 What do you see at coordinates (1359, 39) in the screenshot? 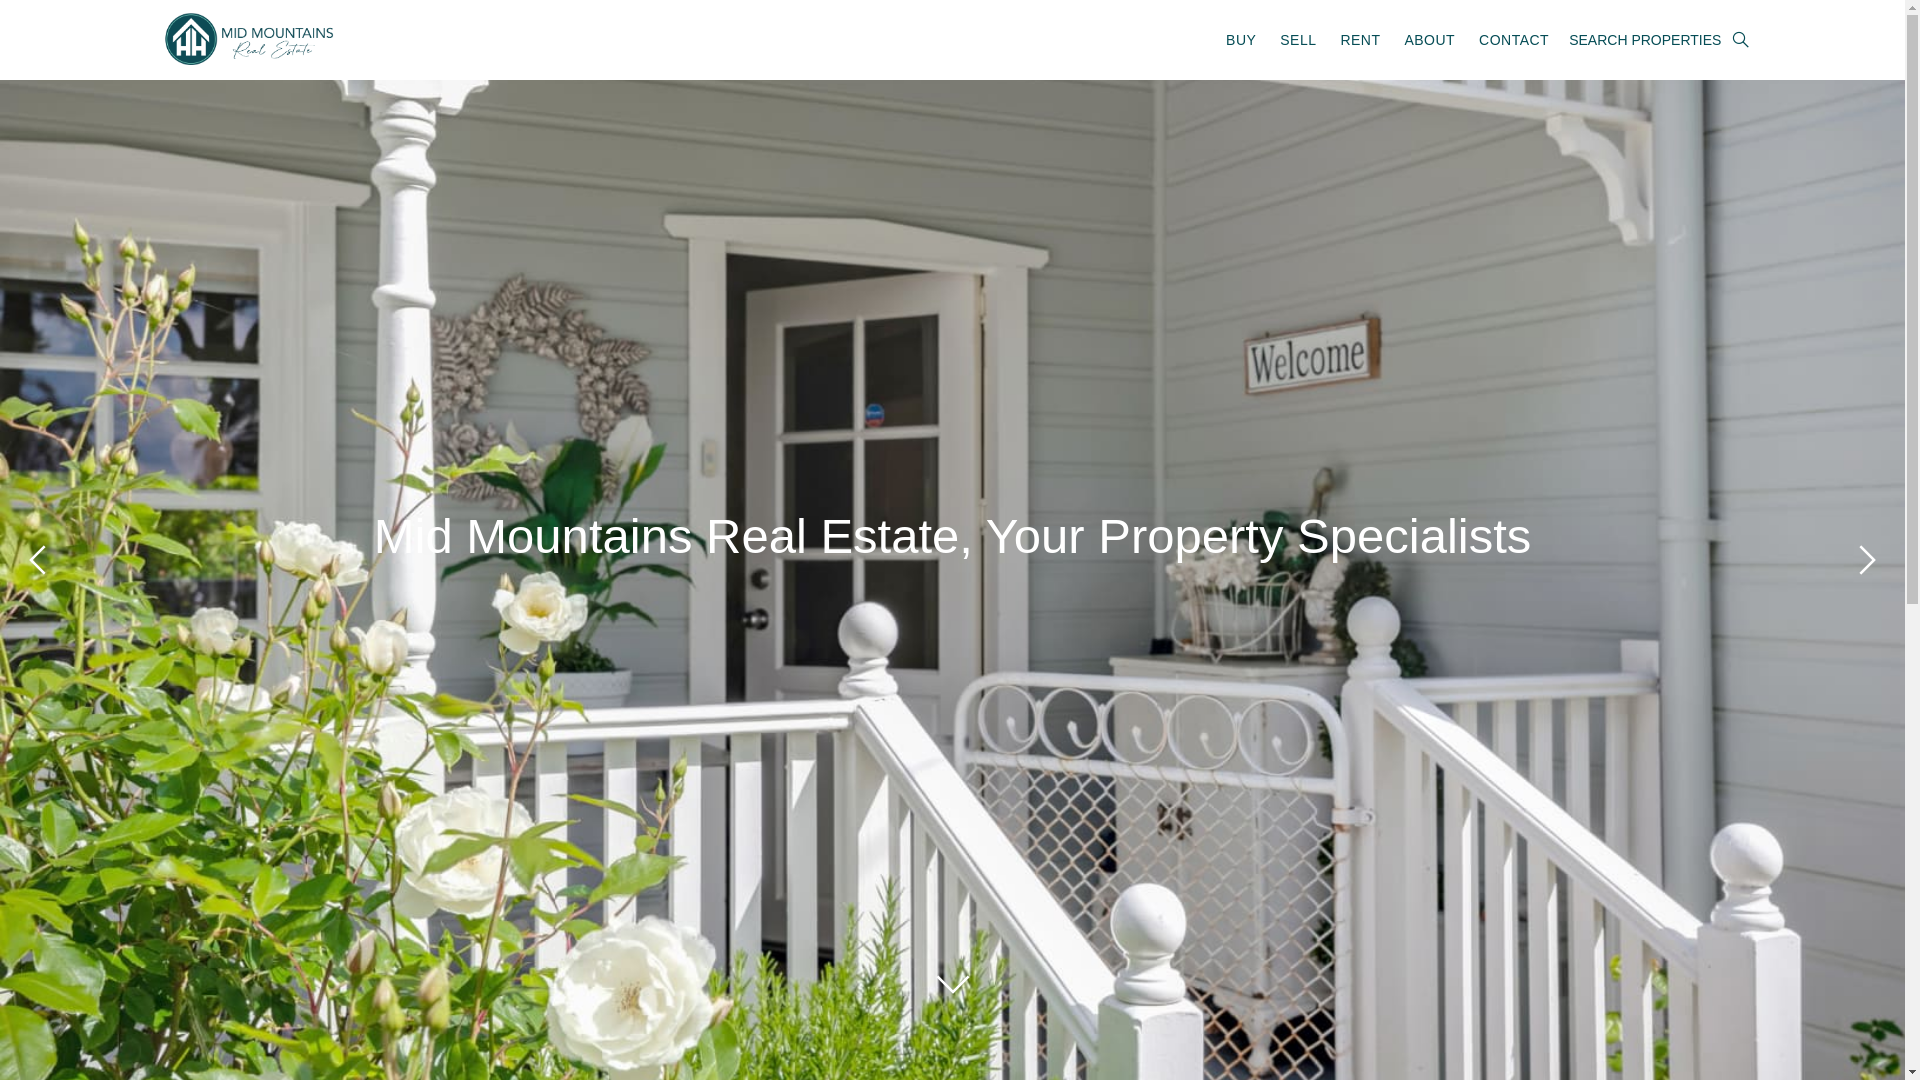
I see `'RENT'` at bounding box center [1359, 39].